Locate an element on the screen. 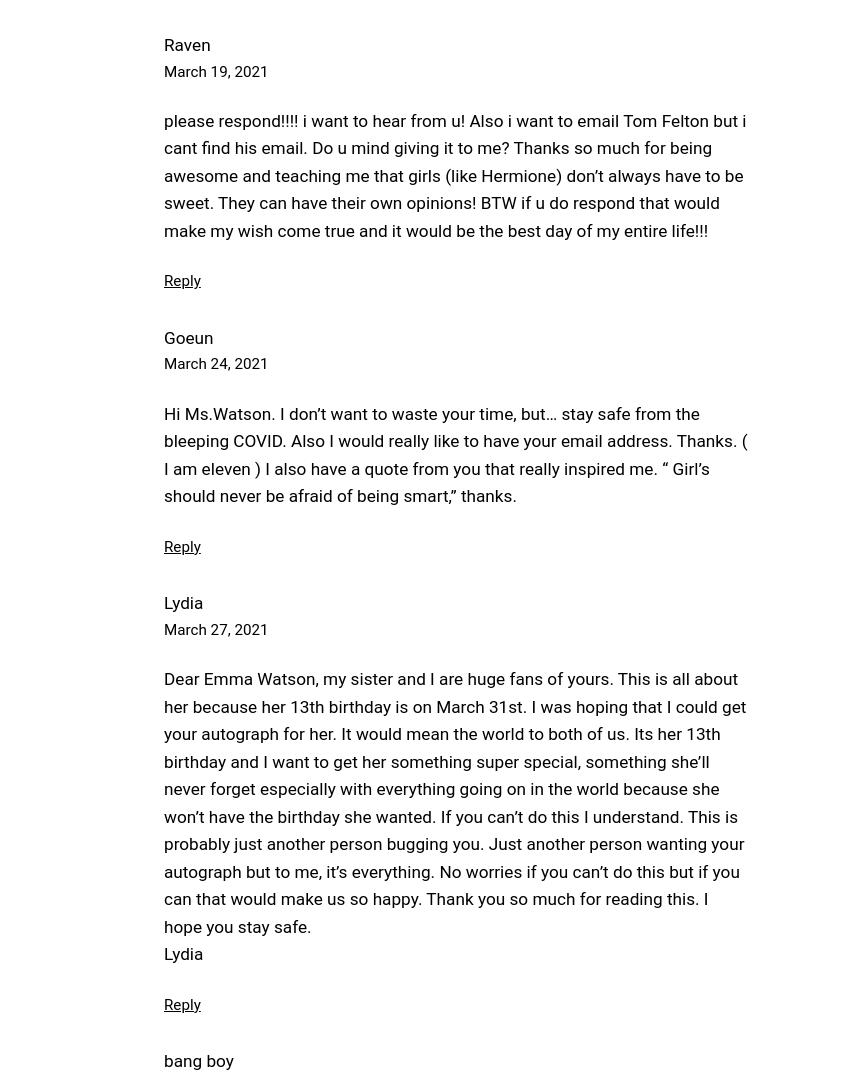  'Hi Ms.Watson. I don’t want to waste your time, but… stay safe from the bleeping COVID. Also I would really like to have your email address. Thanks. ( I am eleven ) I also have a quote from you that really inspired me. “ Girl’s should never be afraid of being smart,” thanks.' is located at coordinates (454, 453).